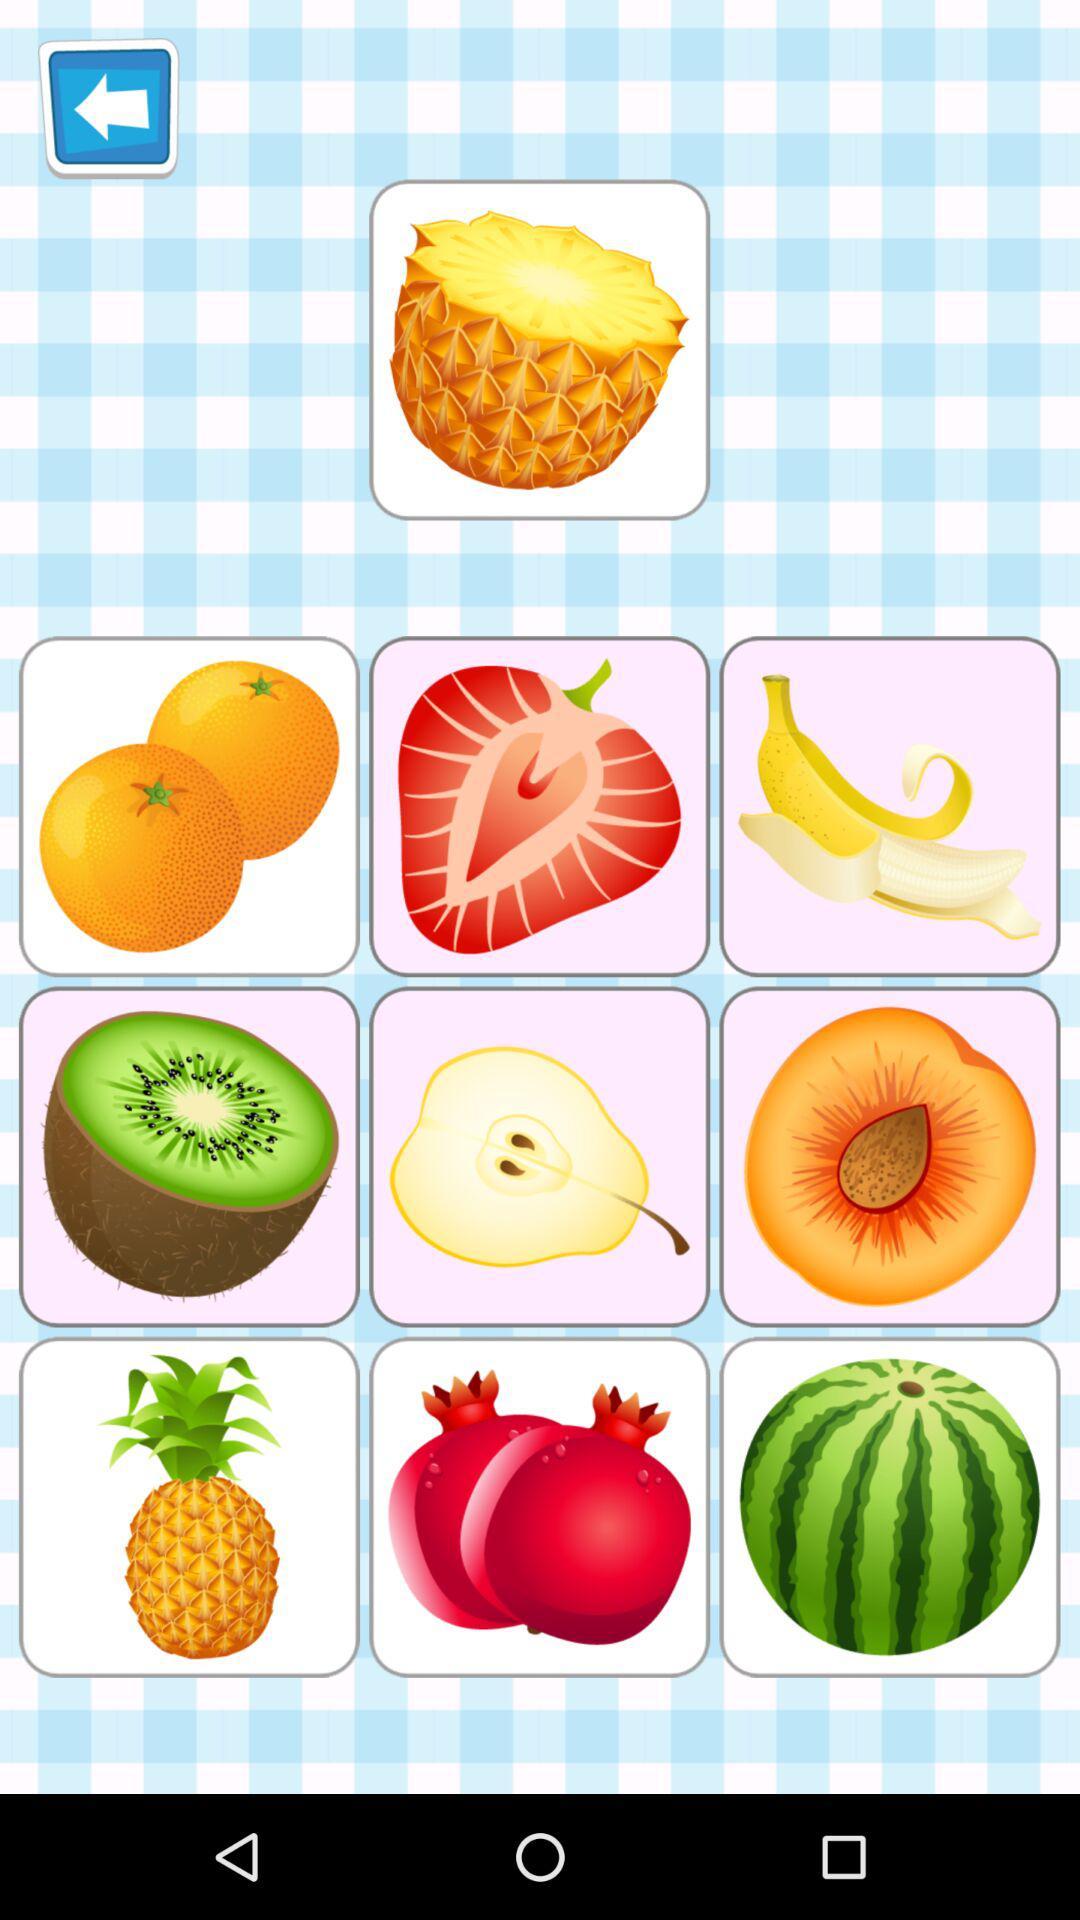 The width and height of the screenshot is (1080, 1920). Describe the element at coordinates (108, 107) in the screenshot. I see `come back` at that location.